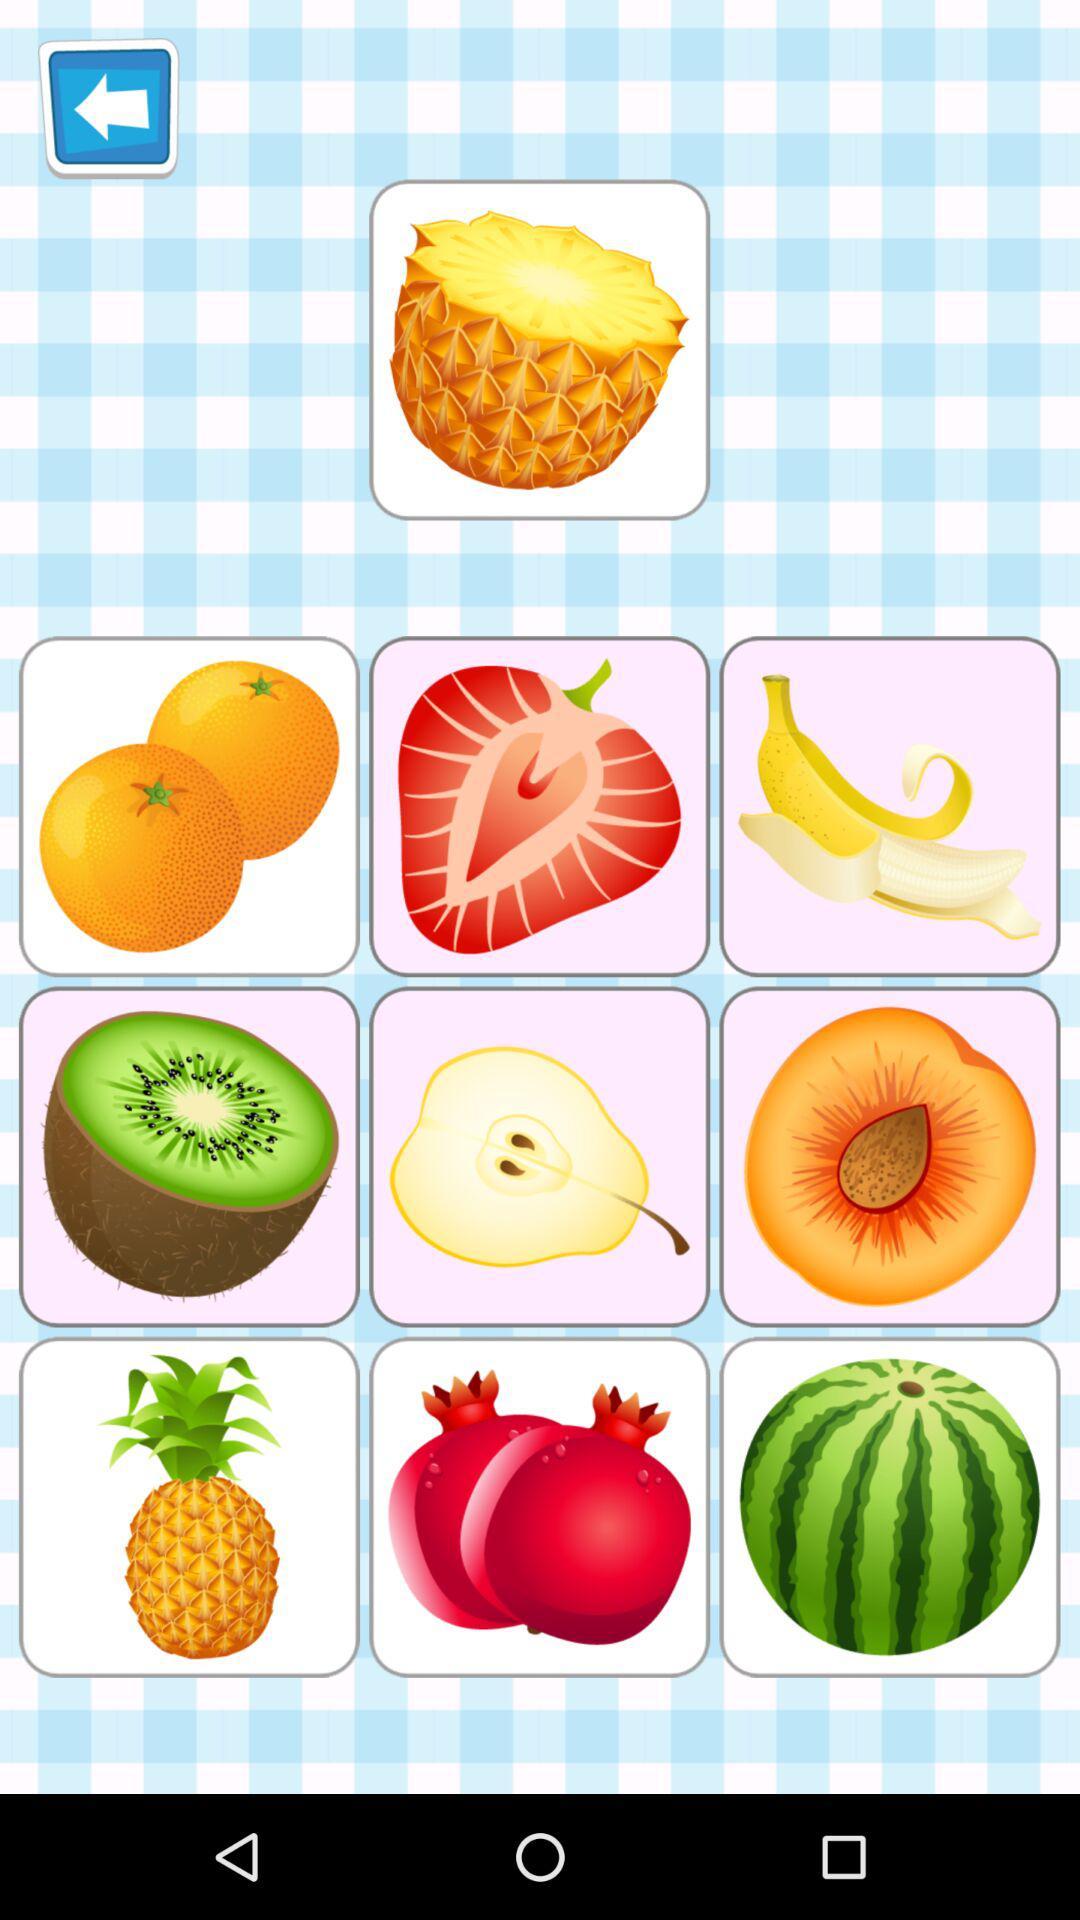 The width and height of the screenshot is (1080, 1920). Describe the element at coordinates (108, 107) in the screenshot. I see `come back` at that location.